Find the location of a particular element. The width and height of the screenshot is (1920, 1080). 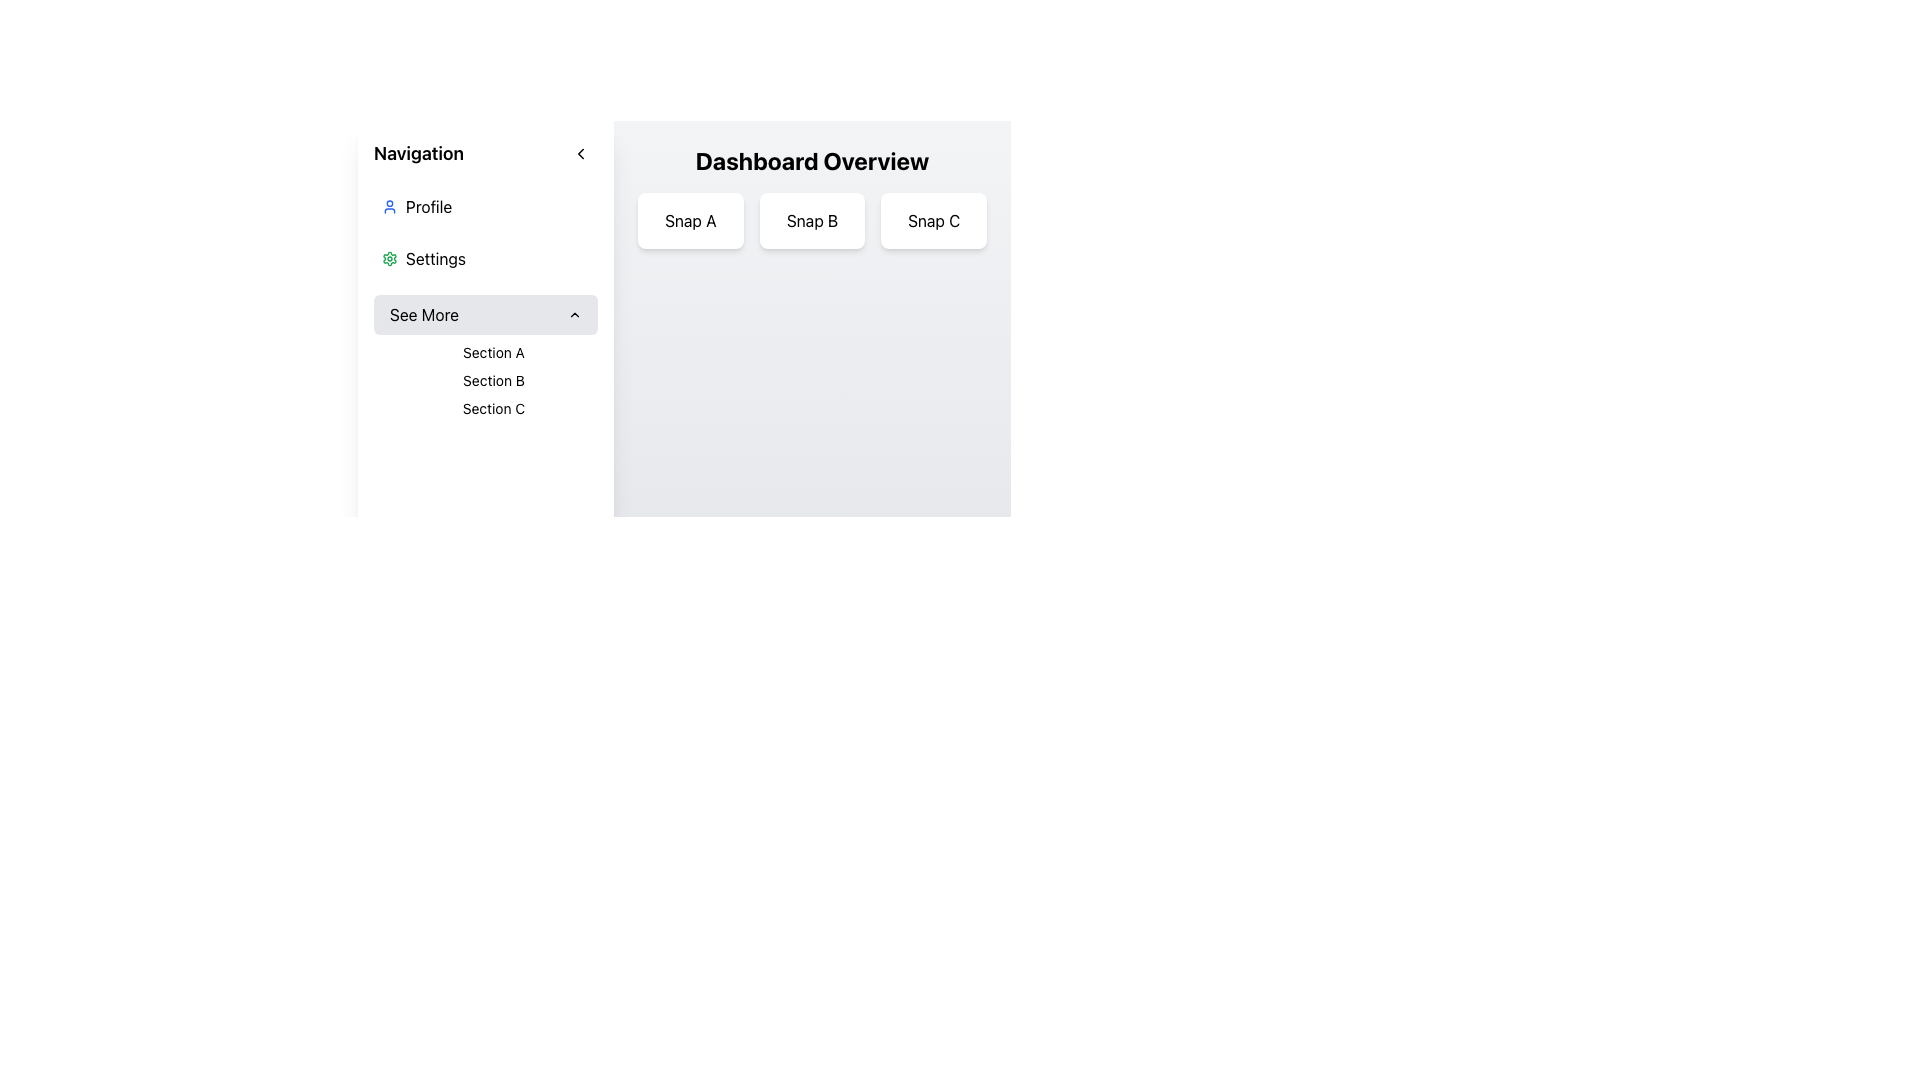

the 'Snap B' button located in the middle column of the grid layout under the title 'Dashboard Overview' is located at coordinates (812, 220).